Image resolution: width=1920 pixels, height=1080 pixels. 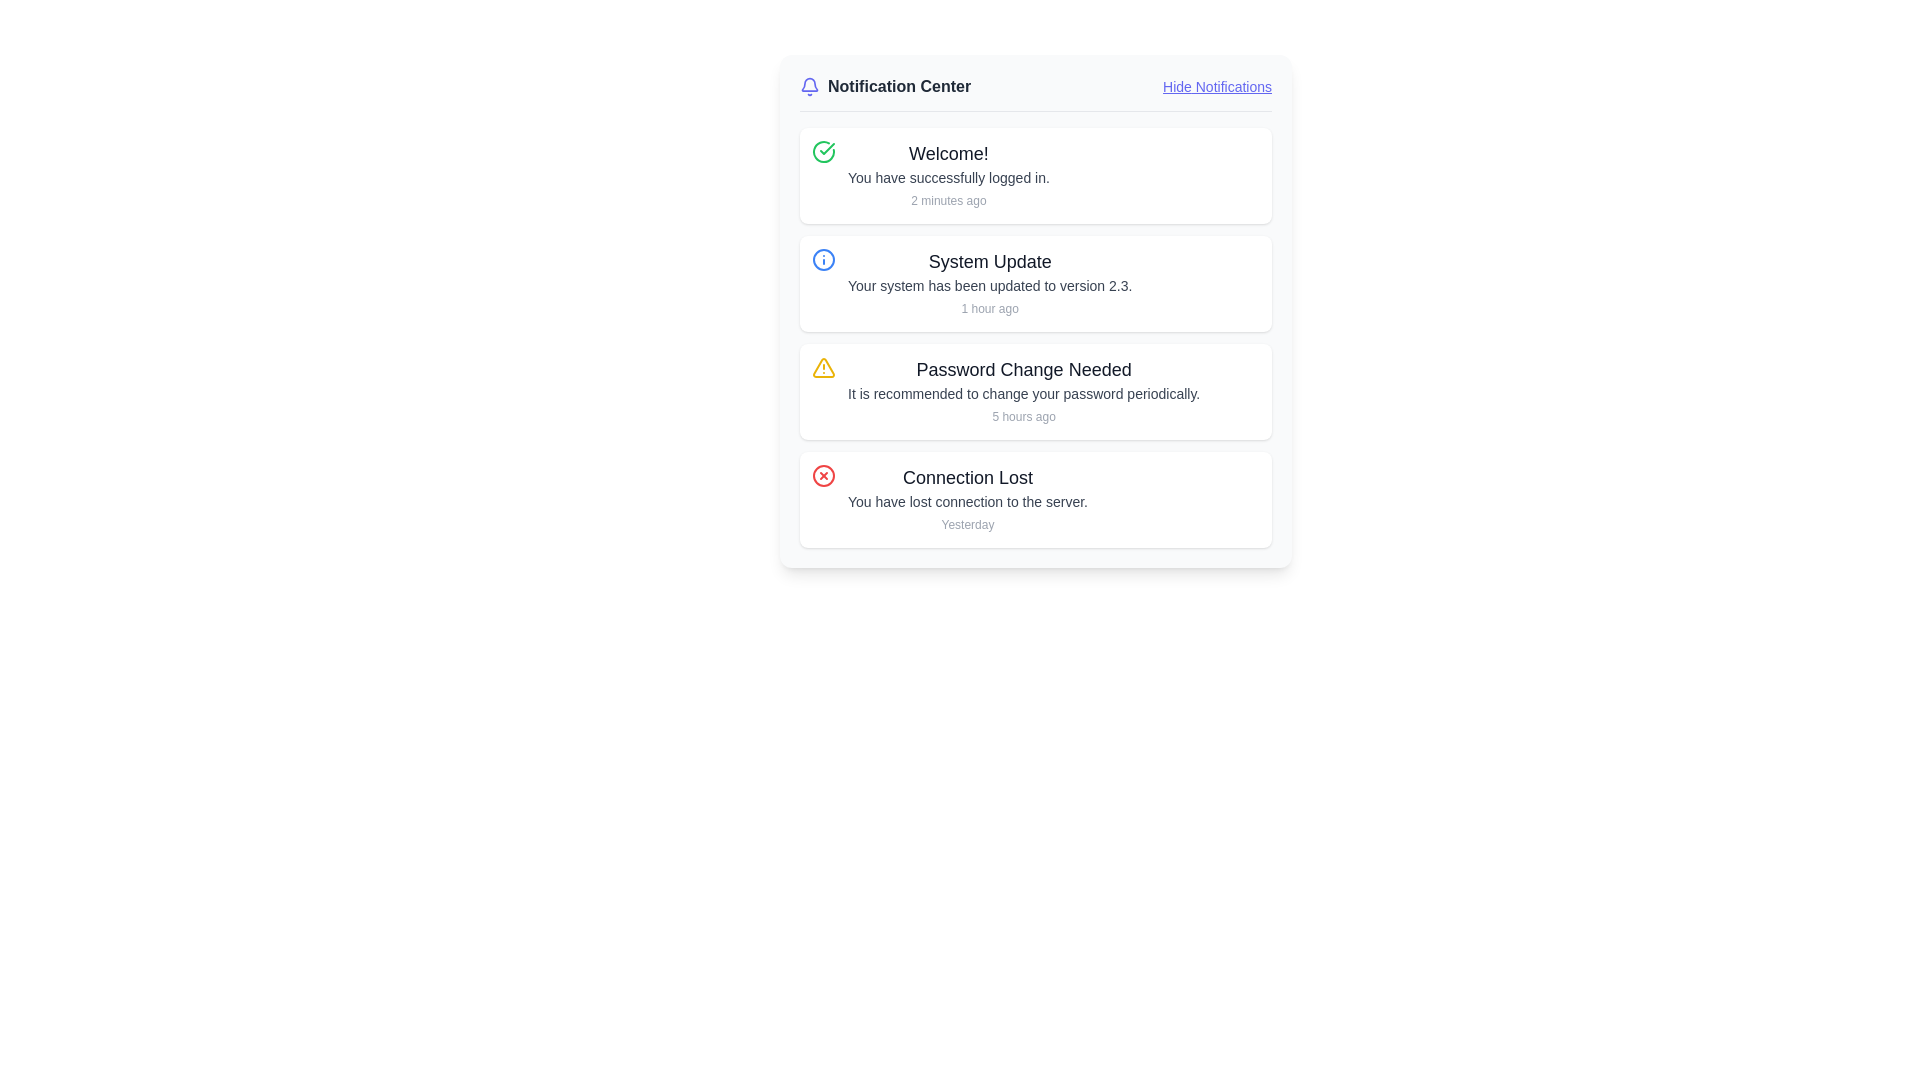 What do you see at coordinates (824, 258) in the screenshot?
I see `appearance of the icon representing the system update notification, located on the left side of the notification panel within the second notification titled 'System Update.'` at bounding box center [824, 258].